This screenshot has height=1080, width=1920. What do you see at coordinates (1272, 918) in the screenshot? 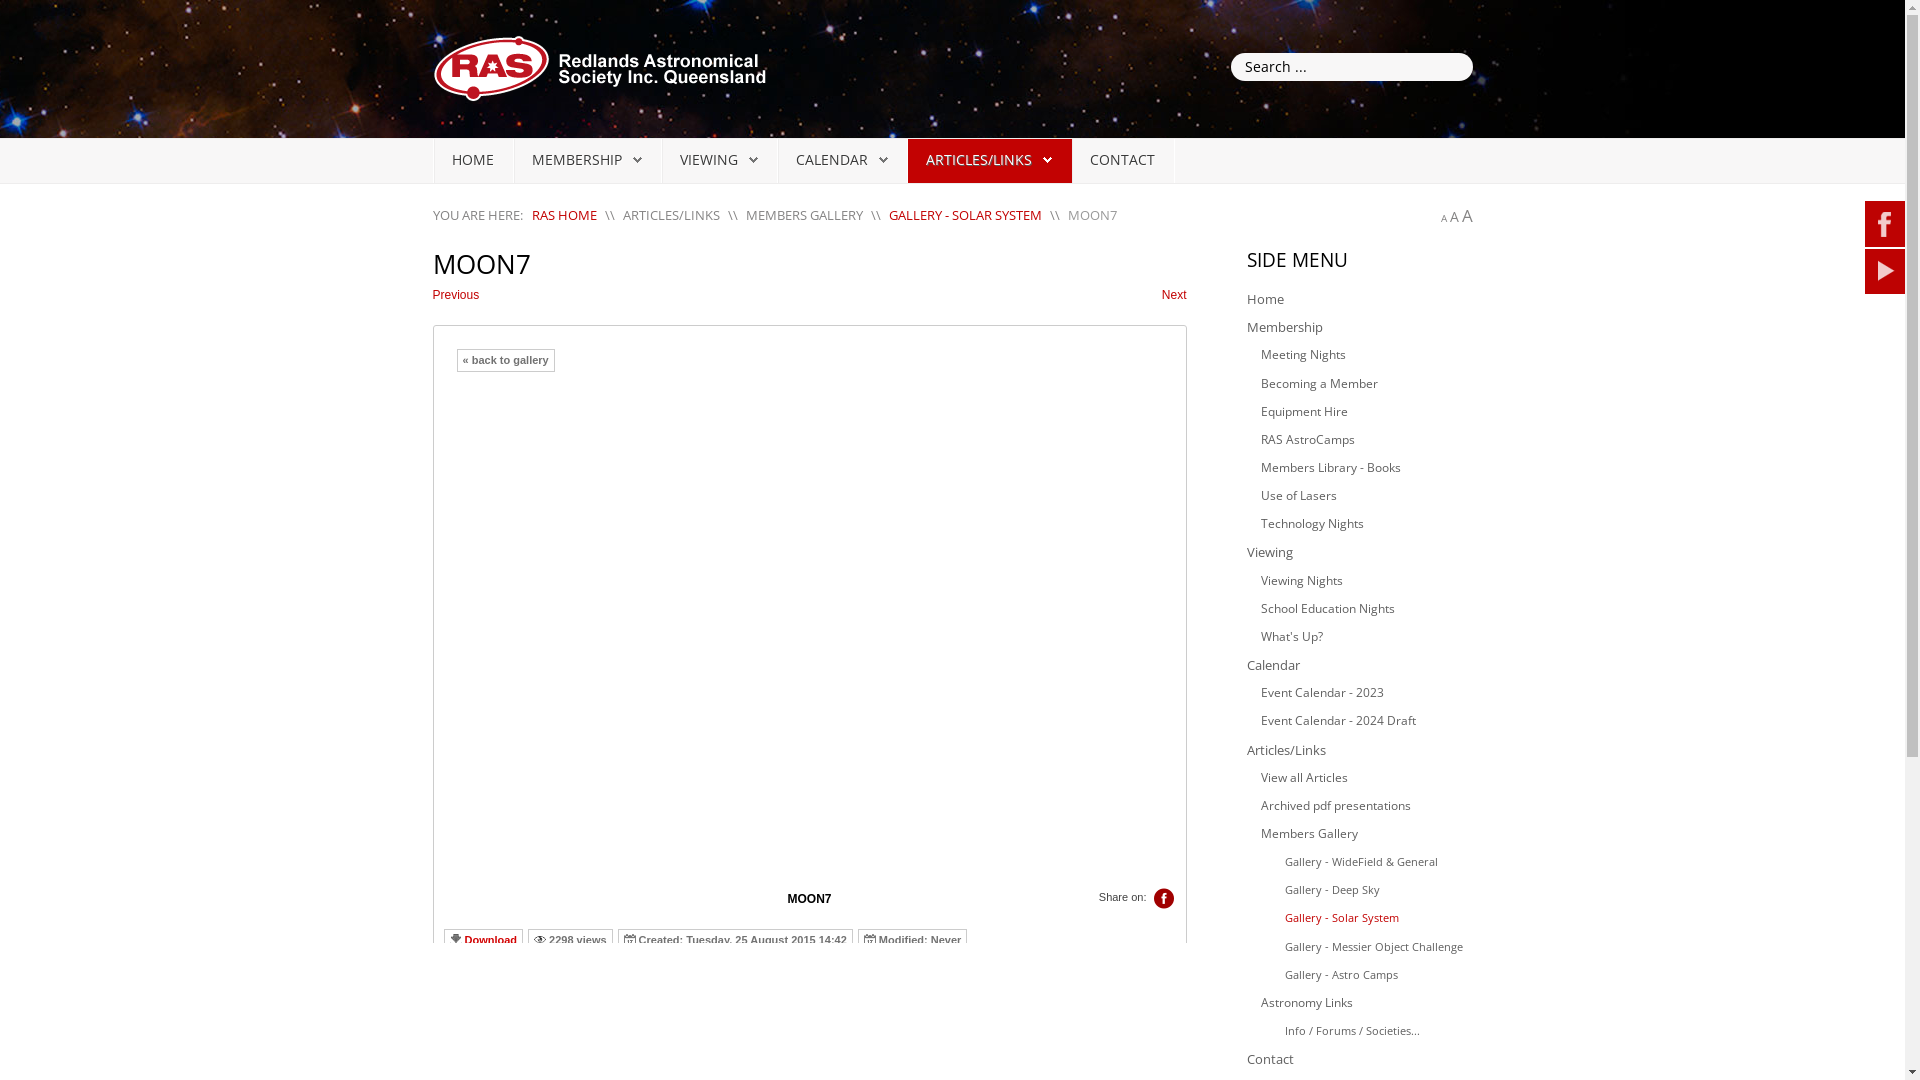
I see `'Gallery - Solar System'` at bounding box center [1272, 918].